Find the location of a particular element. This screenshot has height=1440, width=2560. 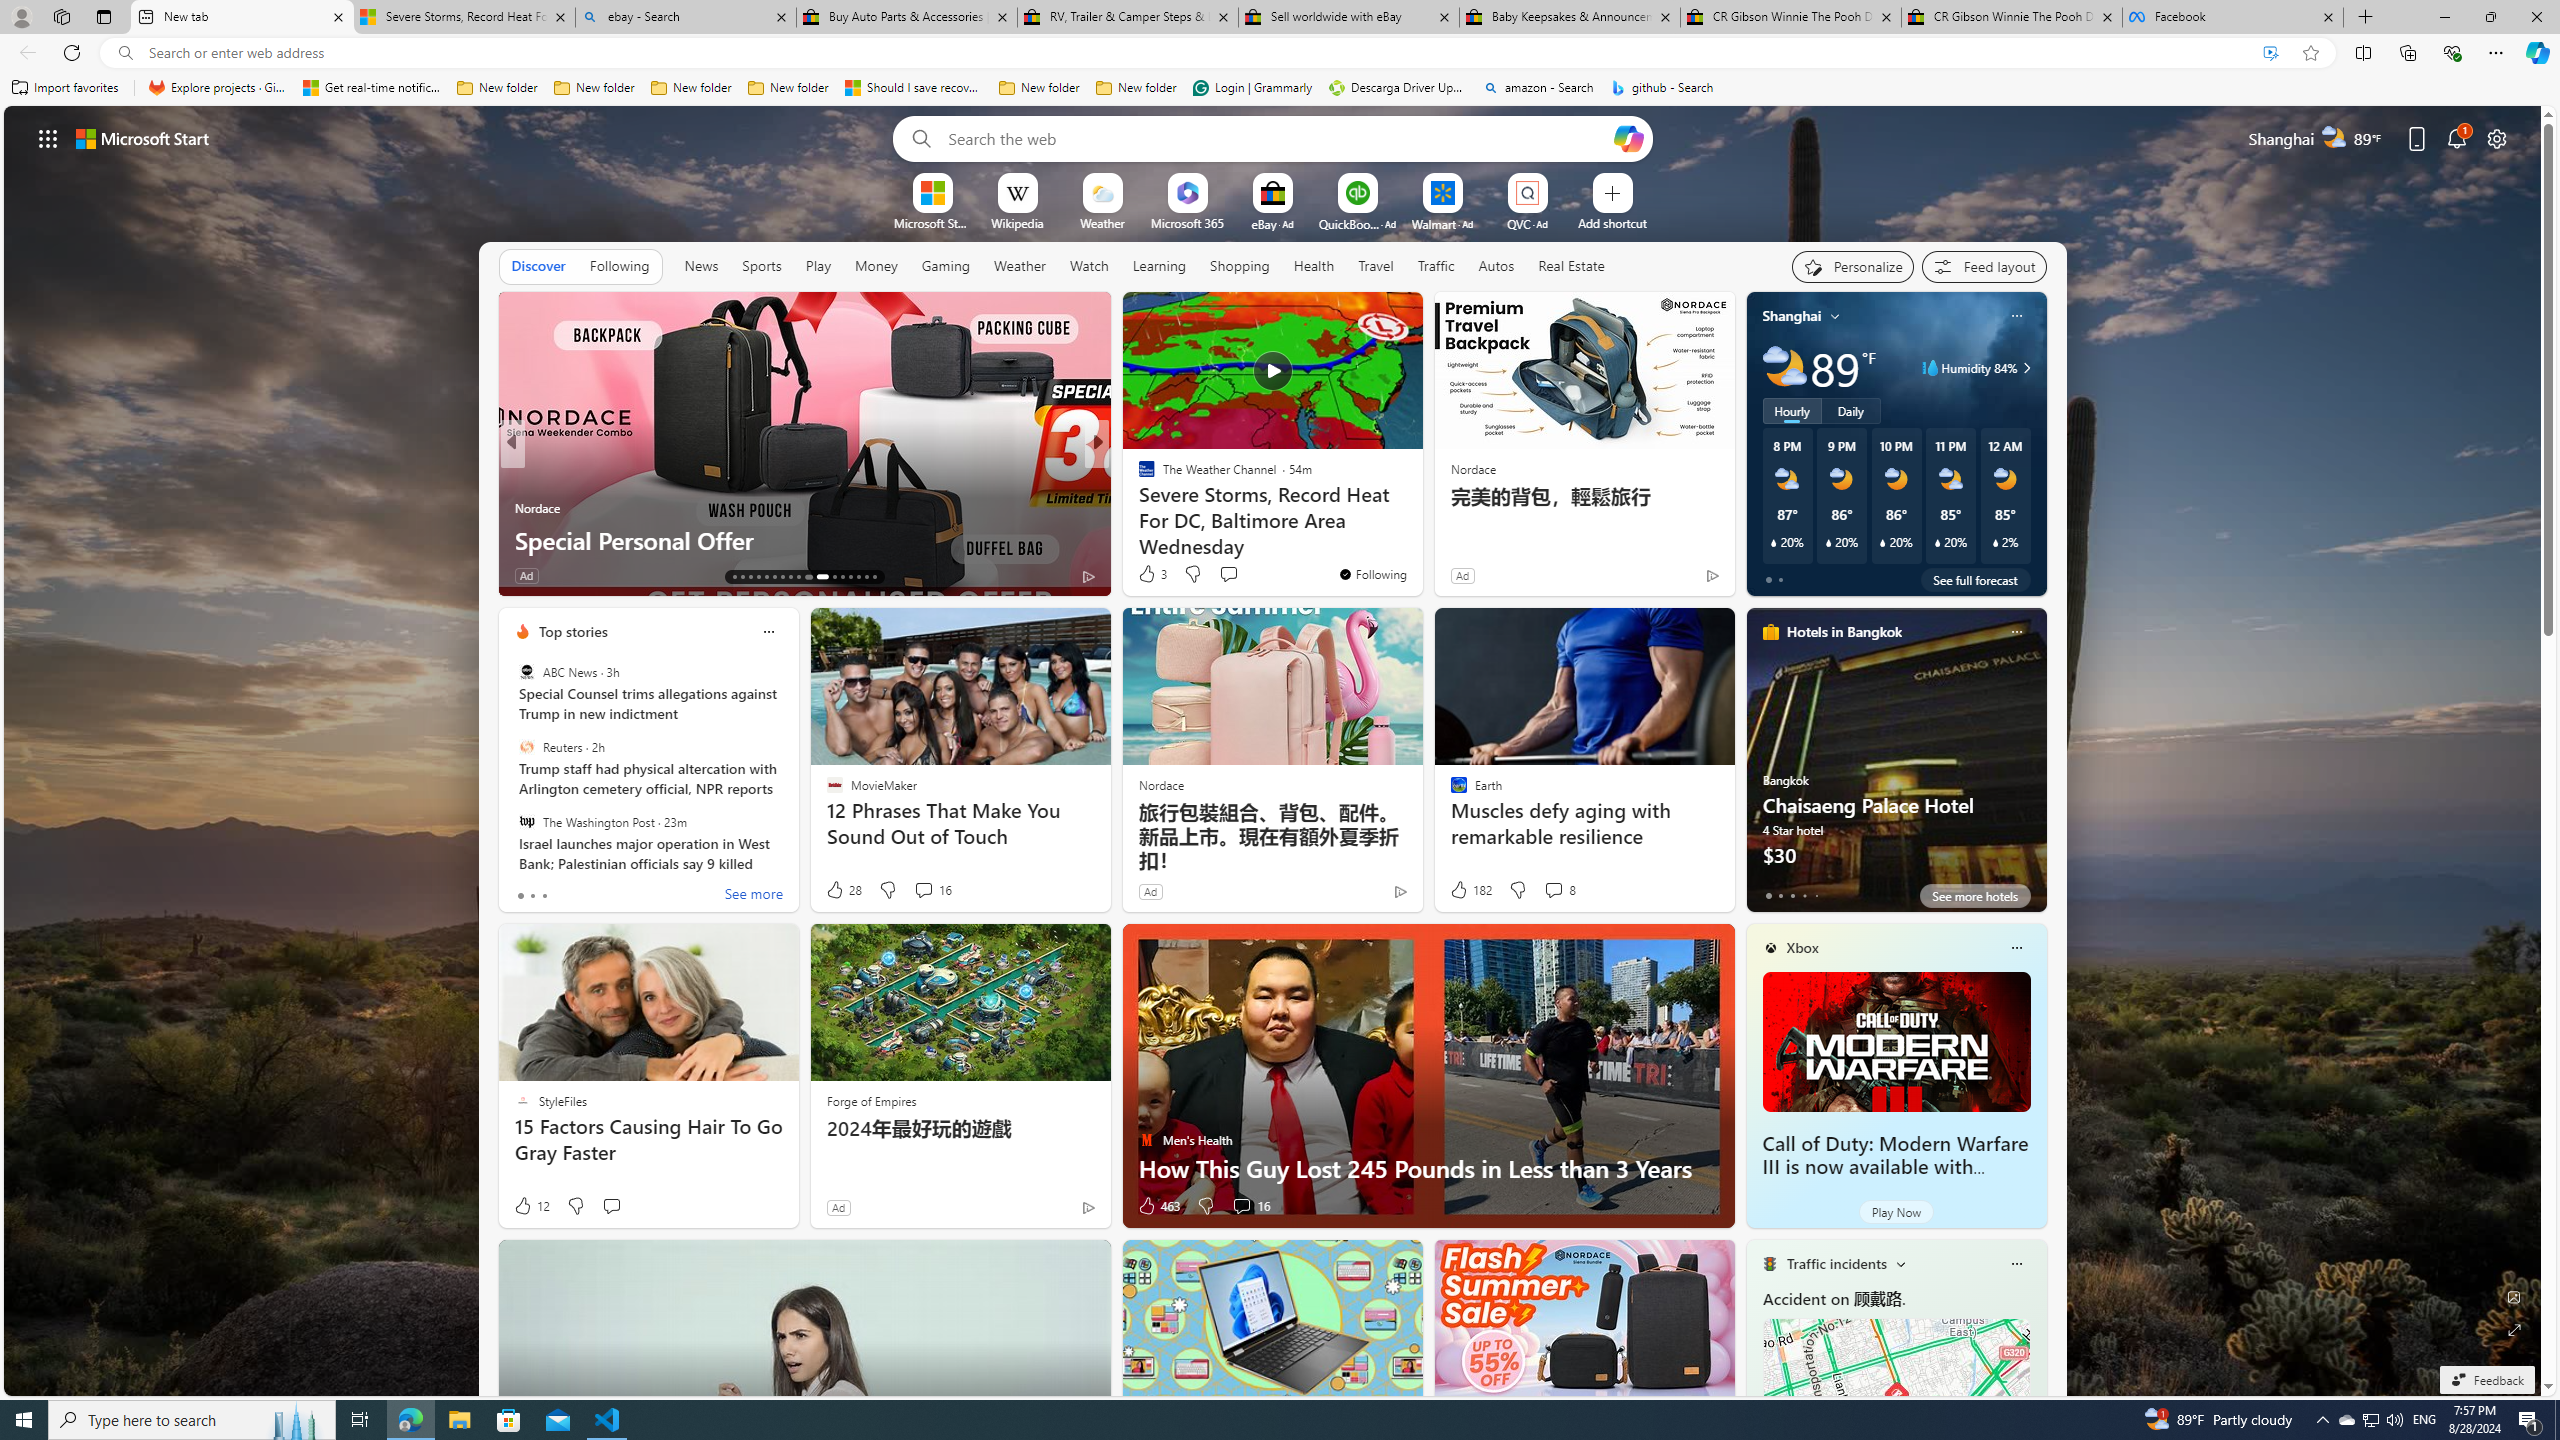

'3 Like' is located at coordinates (1151, 572).